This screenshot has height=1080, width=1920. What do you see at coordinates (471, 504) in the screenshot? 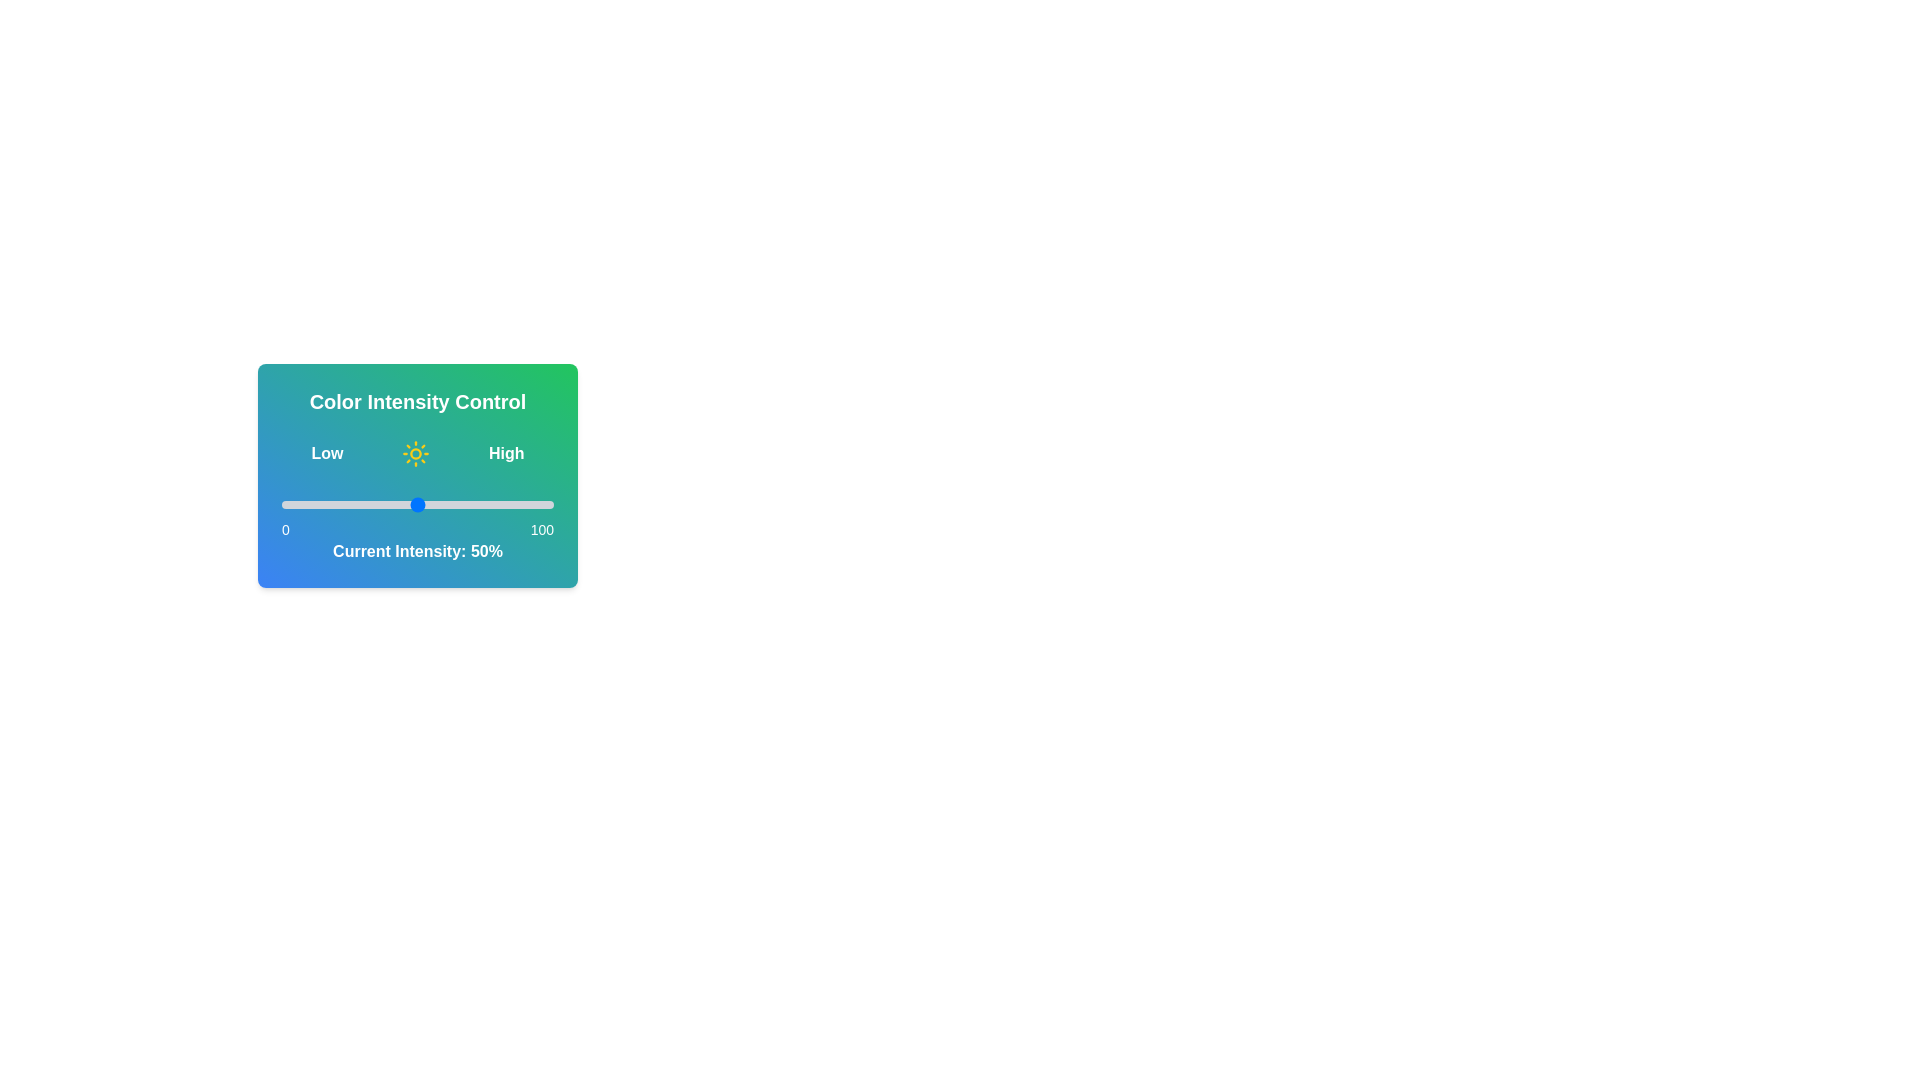
I see `the intensity value` at bounding box center [471, 504].